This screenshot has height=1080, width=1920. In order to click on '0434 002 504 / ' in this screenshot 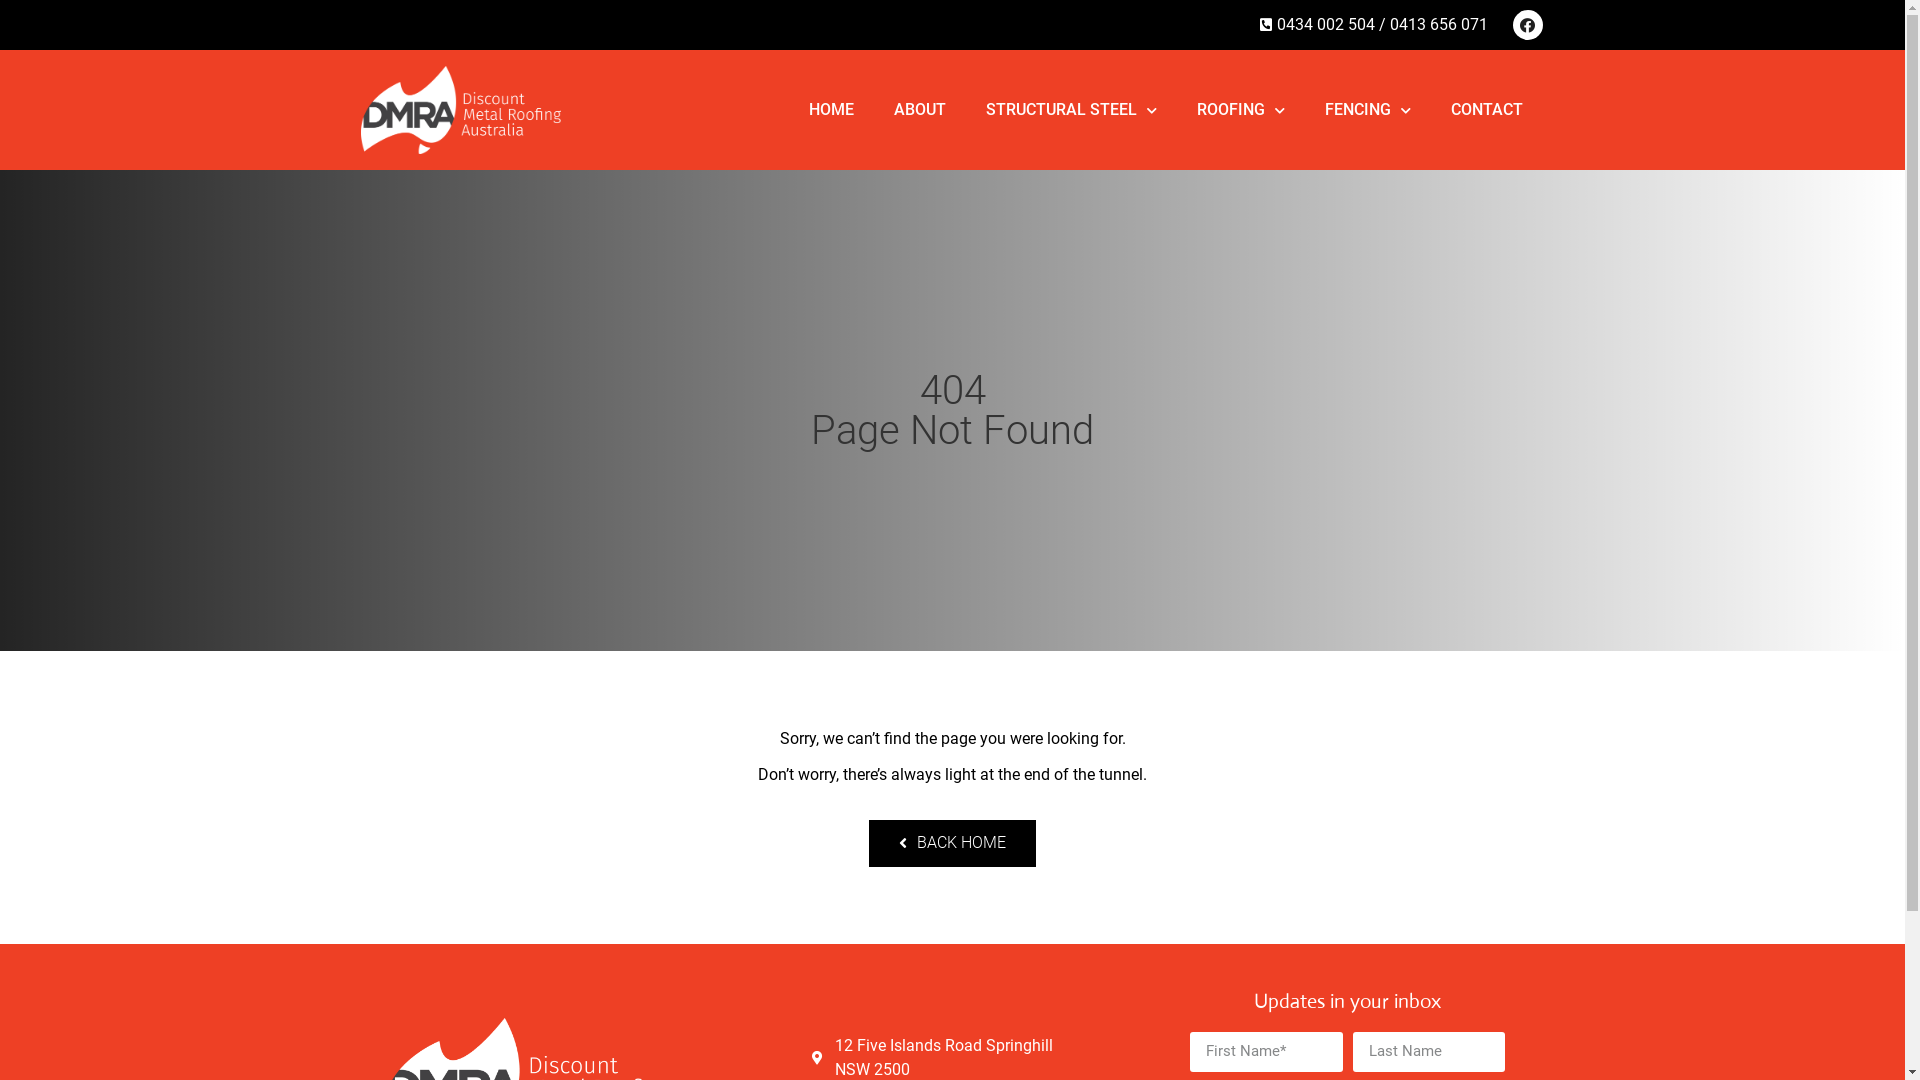, I will do `click(1321, 24)`.